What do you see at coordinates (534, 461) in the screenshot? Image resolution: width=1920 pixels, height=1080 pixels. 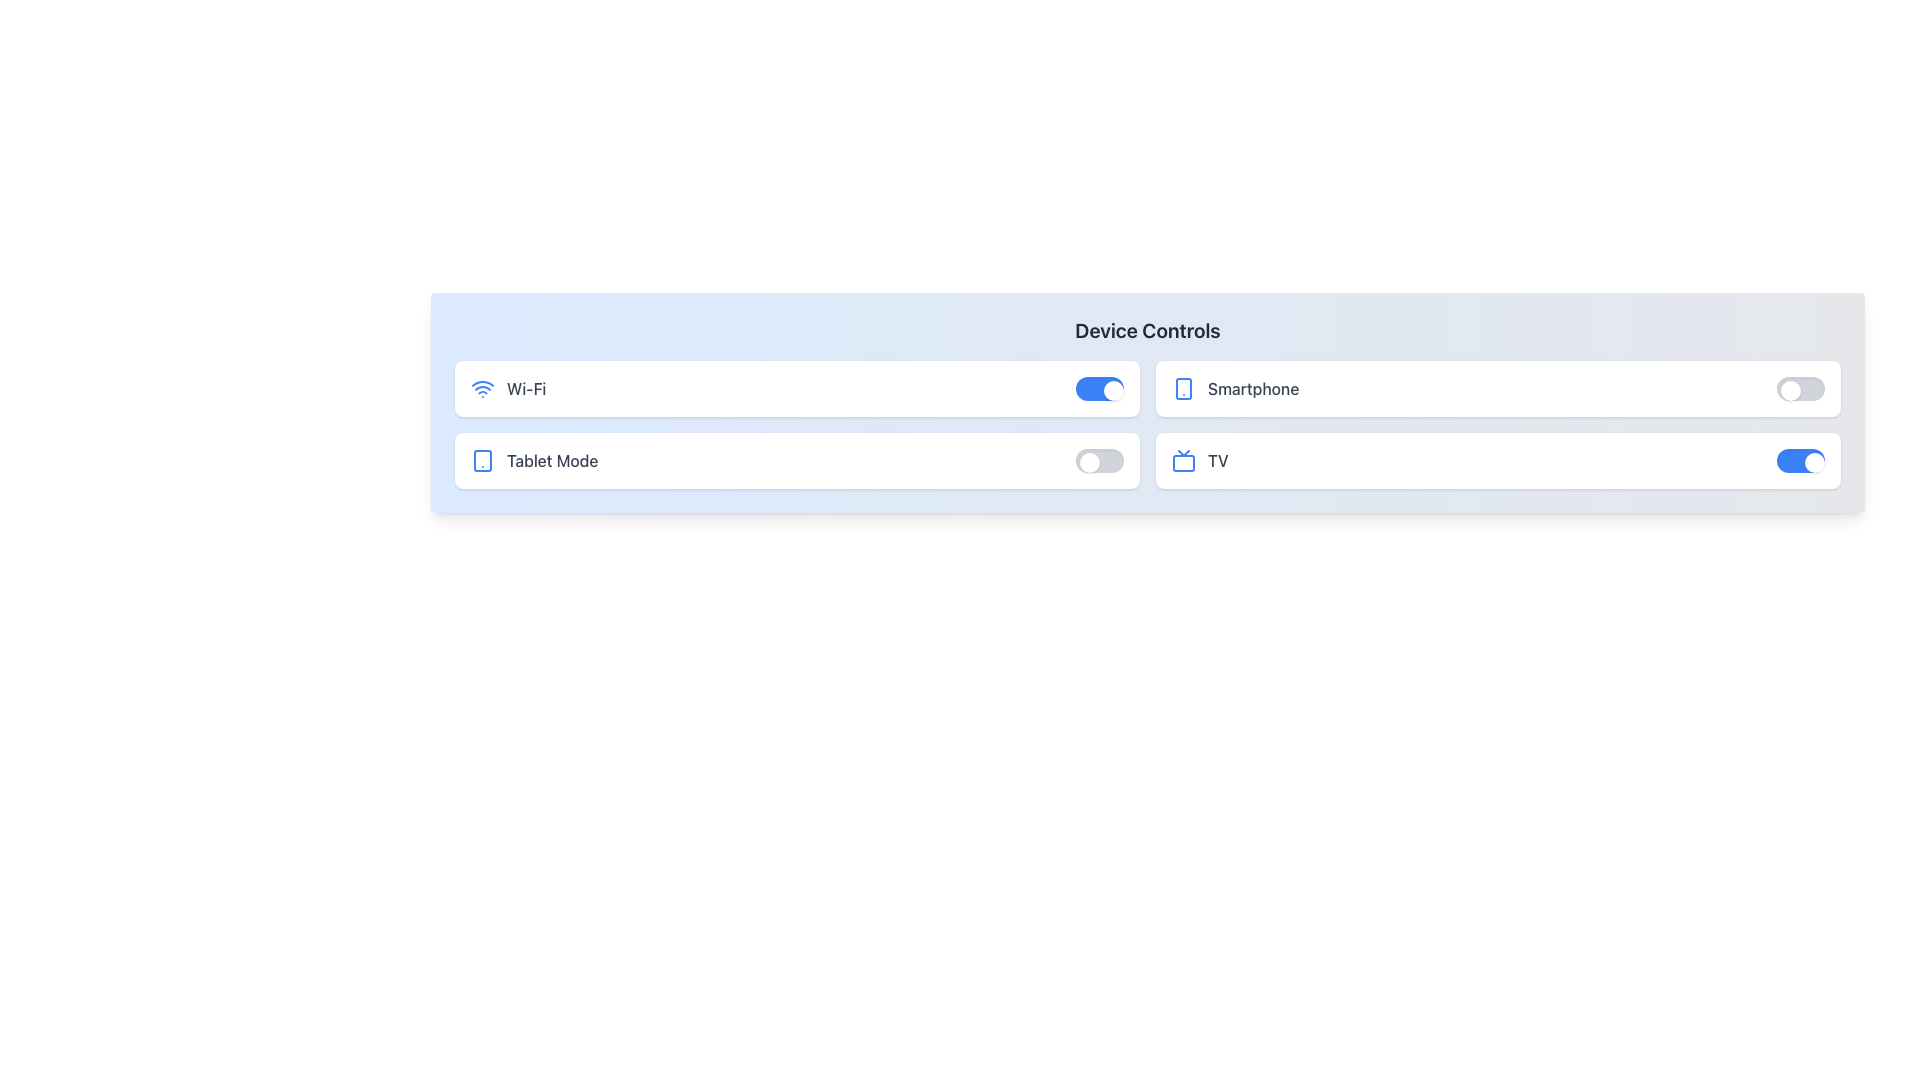 I see `the informational content element indicating Tablet Mode` at bounding box center [534, 461].